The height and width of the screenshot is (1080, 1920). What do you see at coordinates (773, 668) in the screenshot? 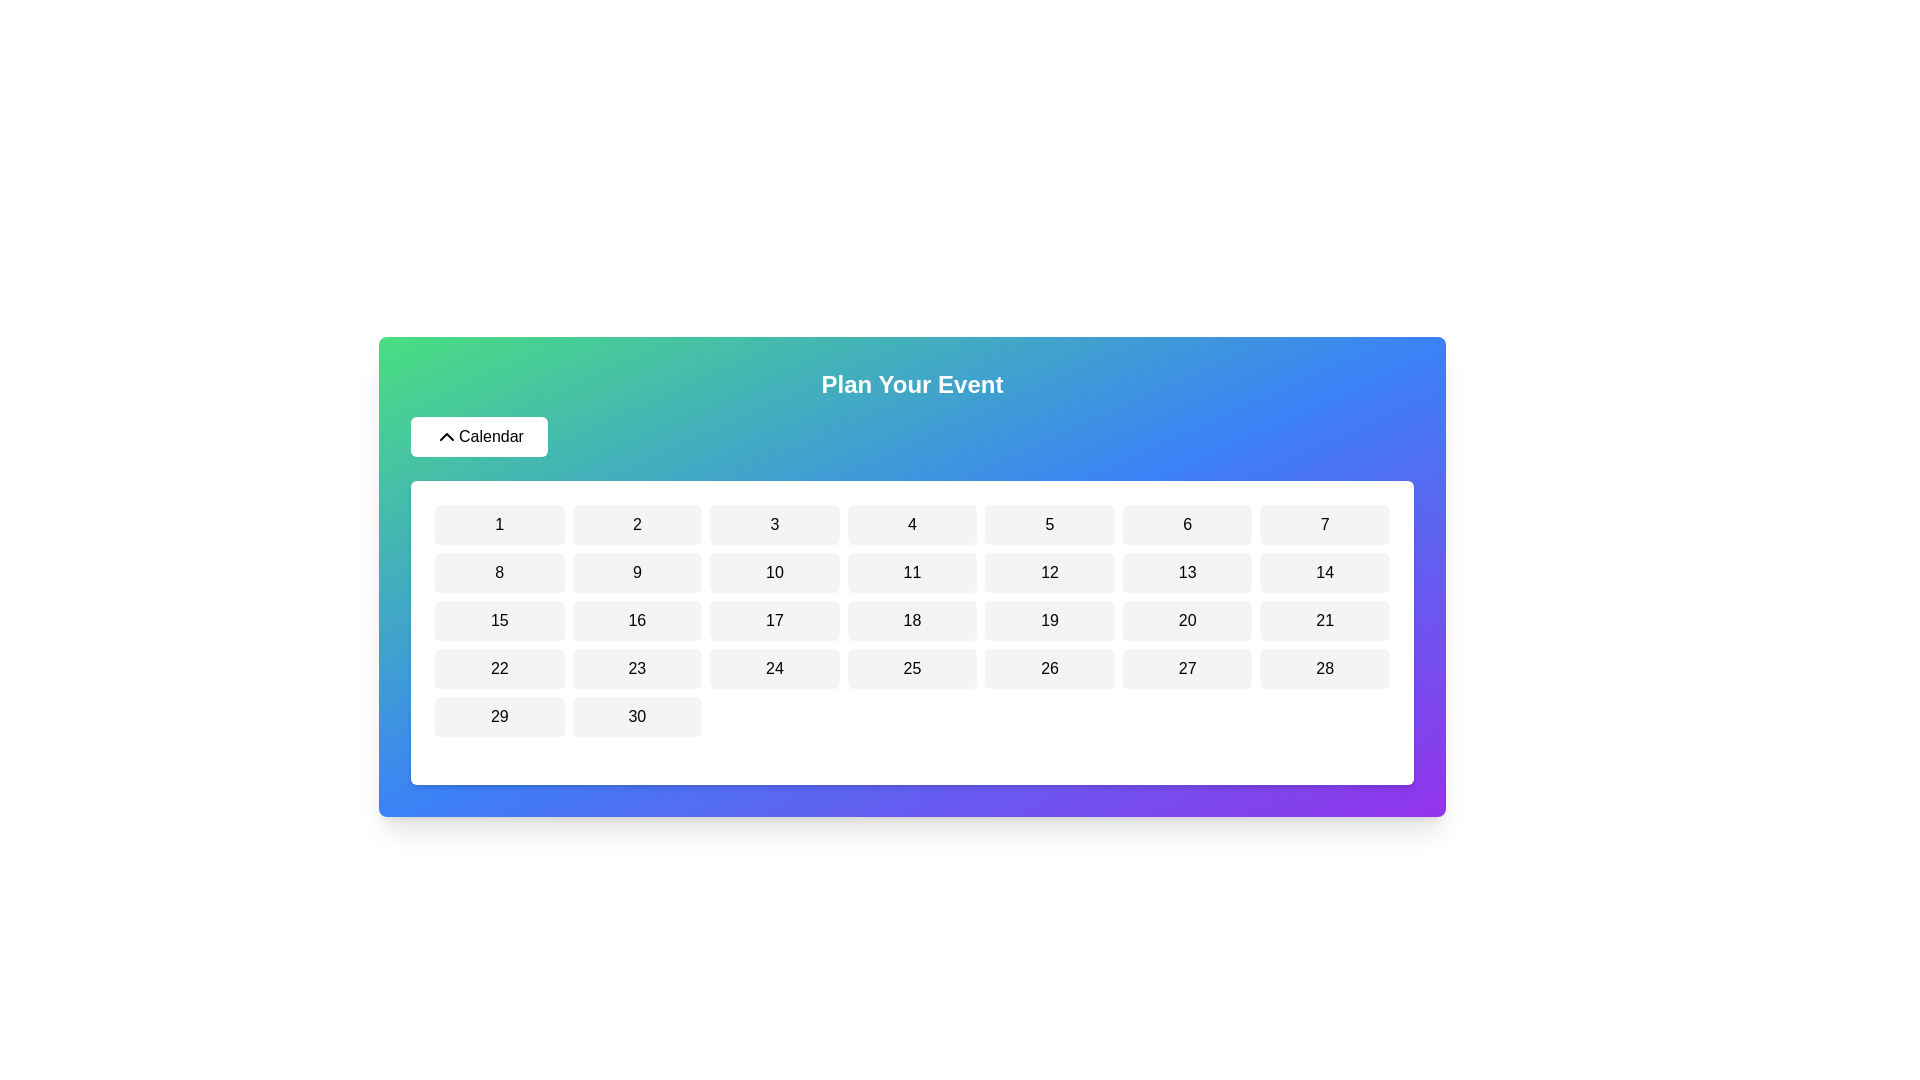
I see `the button for the 24th day in the calendar view grid located in the fourth row and fourth column, below the 'Plan Your Event' heading` at bounding box center [773, 668].